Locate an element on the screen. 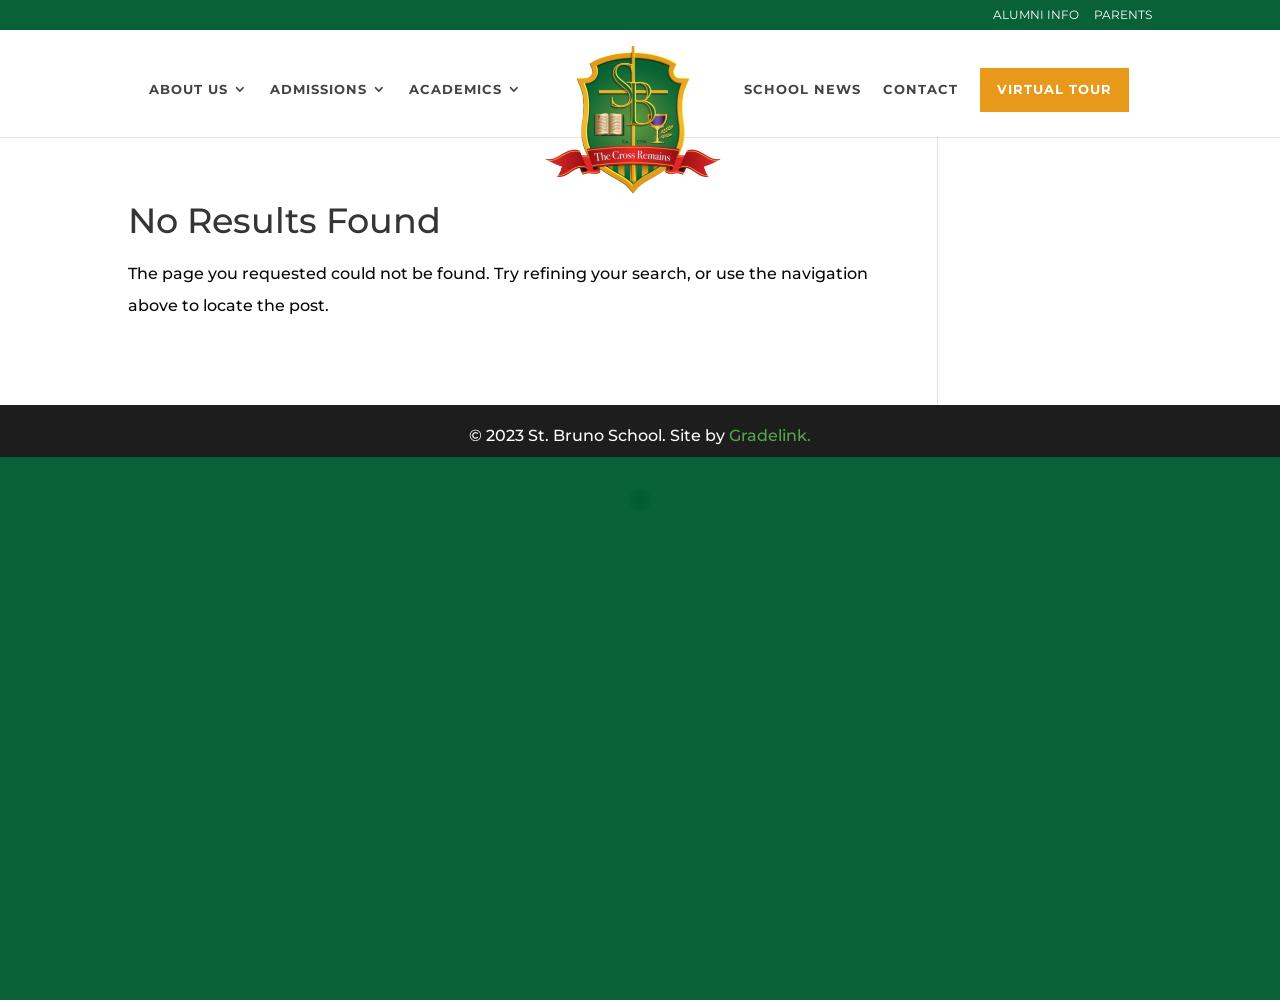  'Academics' is located at coordinates (454, 88).